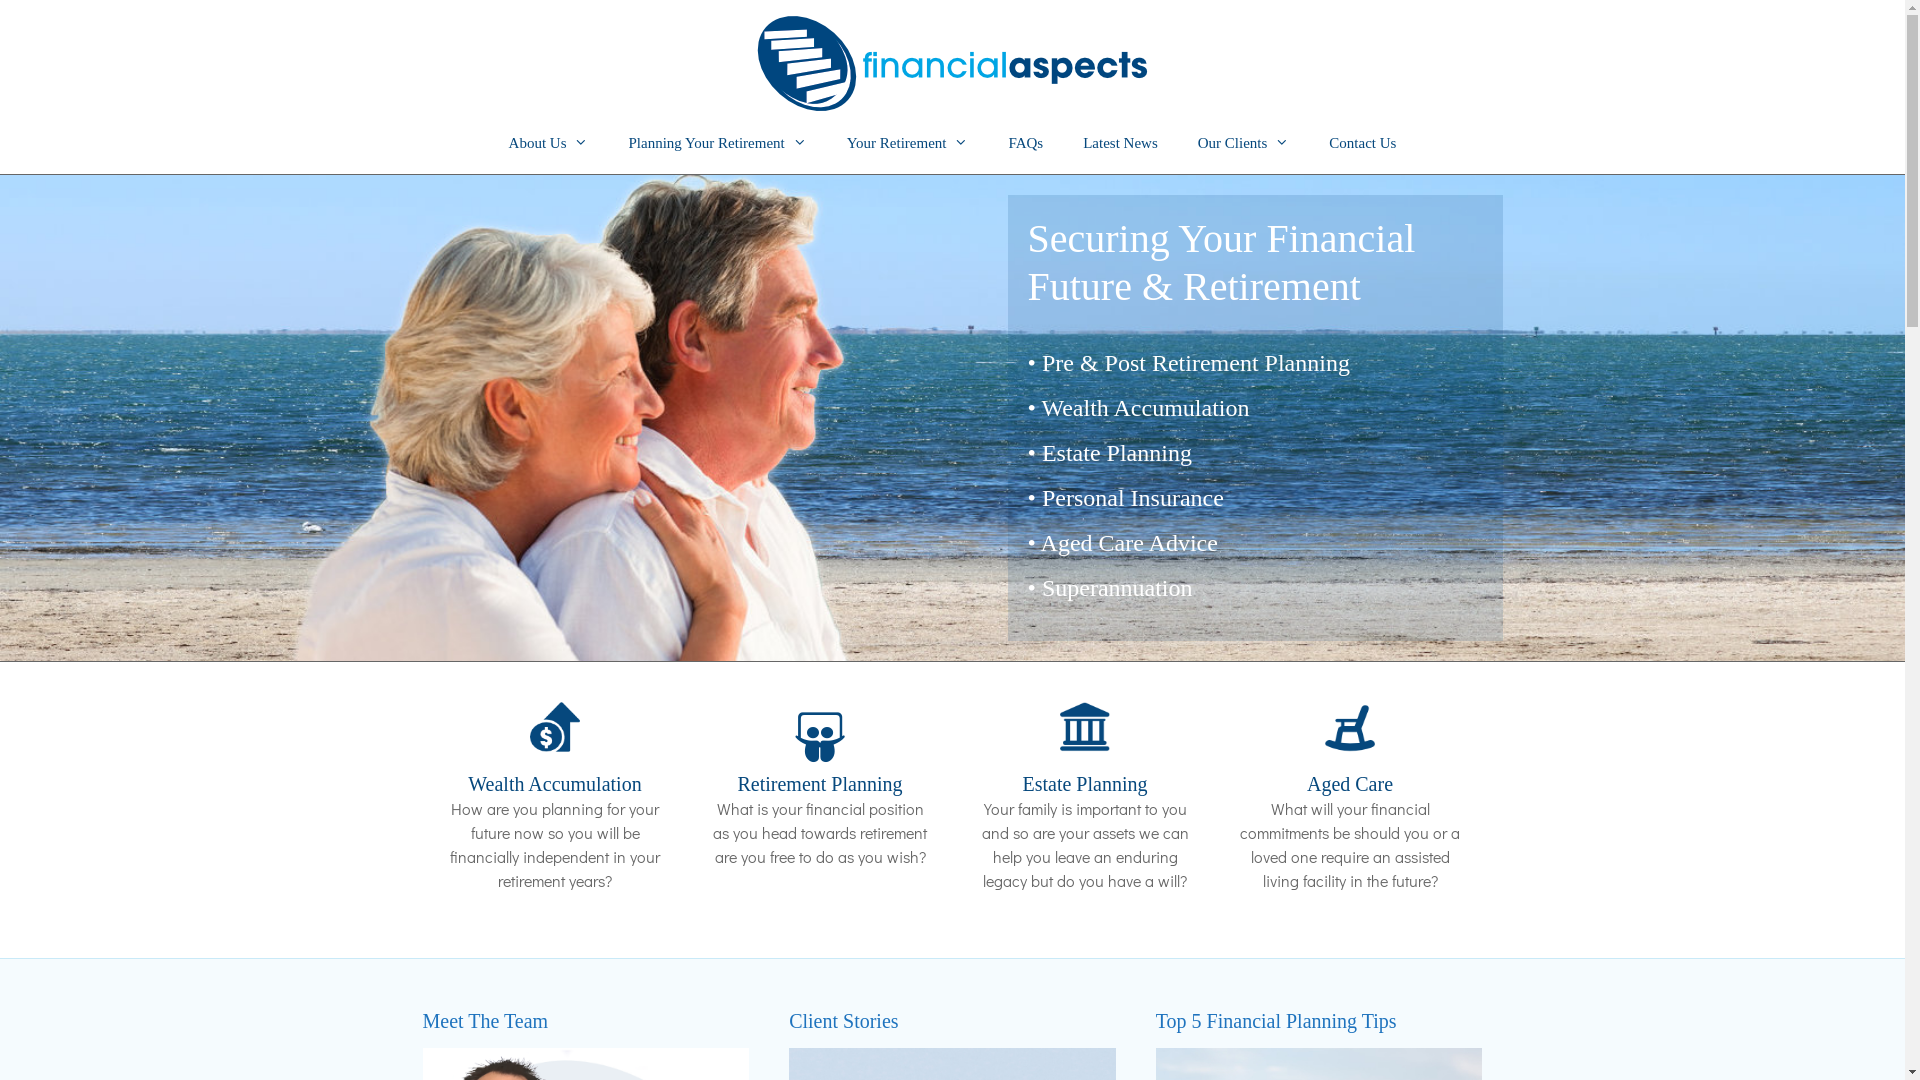 Image resolution: width=1920 pixels, height=1080 pixels. What do you see at coordinates (548, 141) in the screenshot?
I see `'About Us'` at bounding box center [548, 141].